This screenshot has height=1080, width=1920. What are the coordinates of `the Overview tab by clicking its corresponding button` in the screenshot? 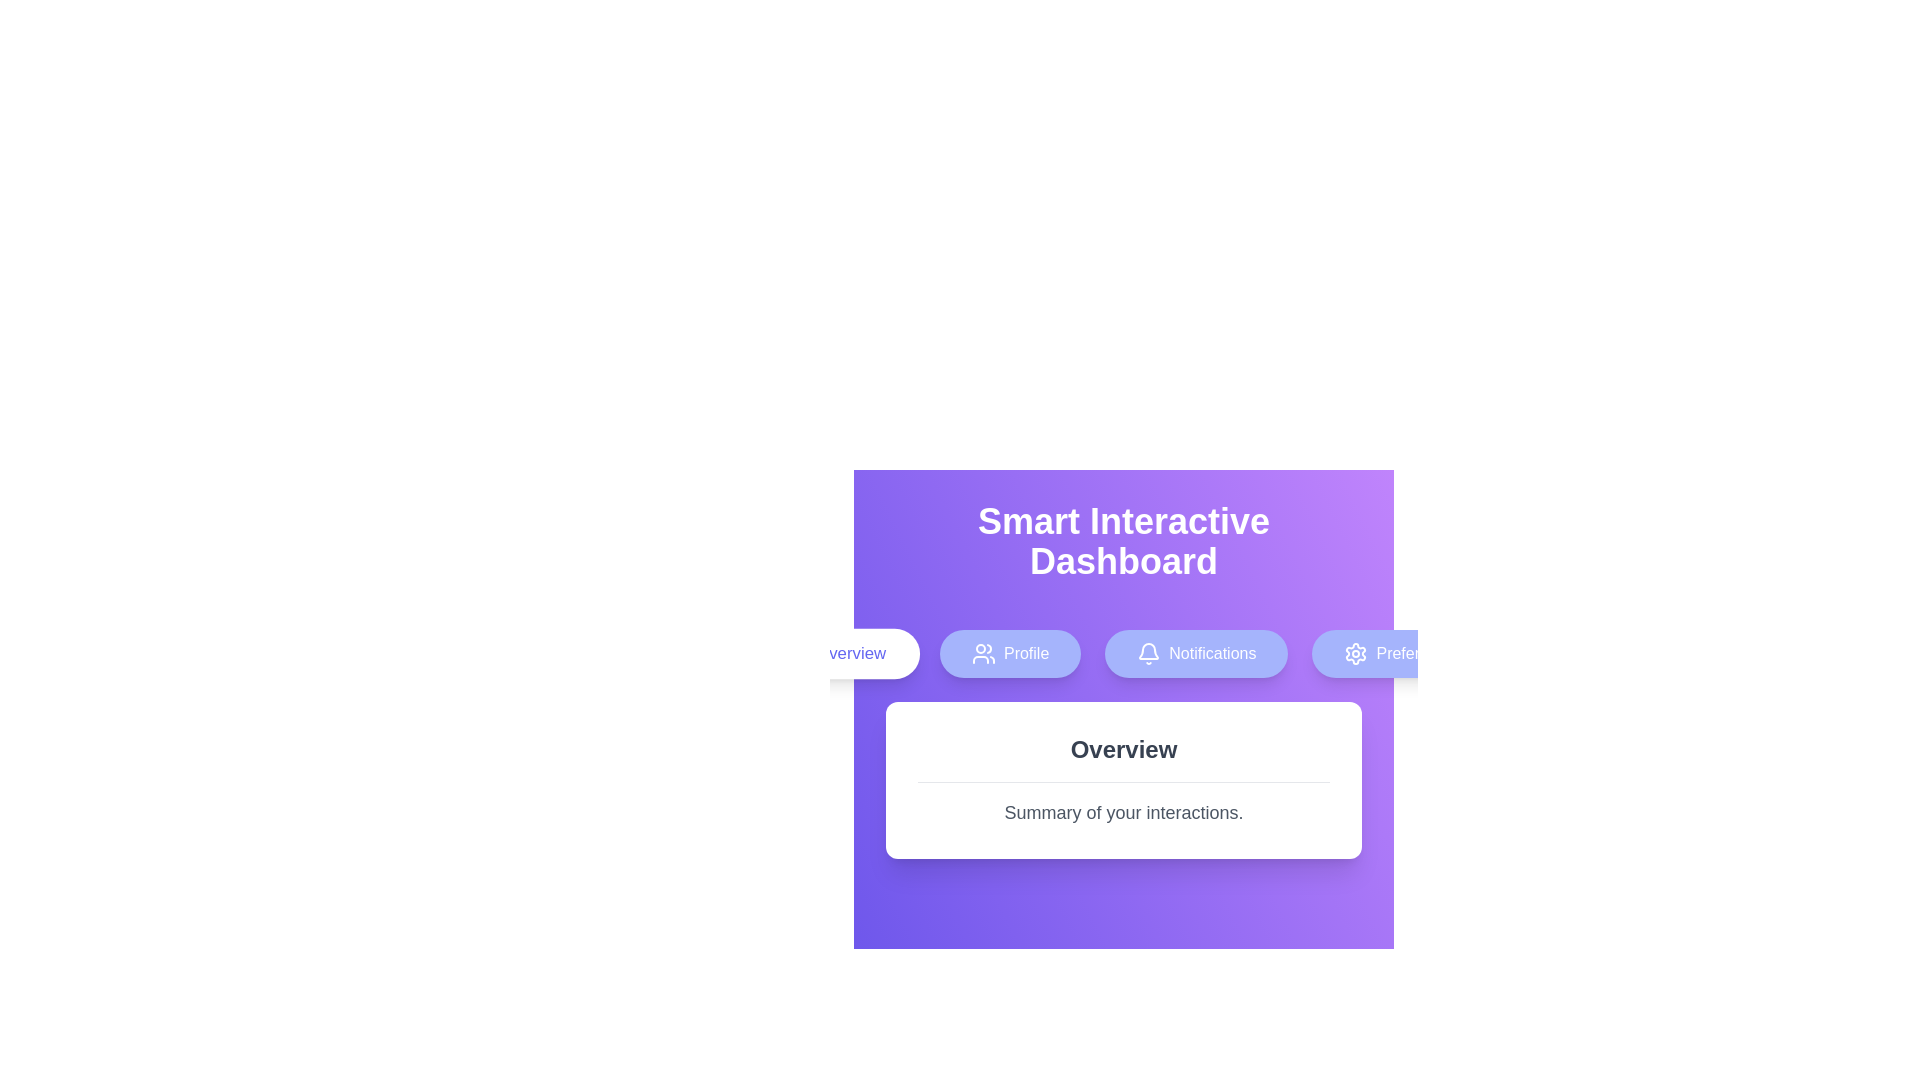 It's located at (834, 654).